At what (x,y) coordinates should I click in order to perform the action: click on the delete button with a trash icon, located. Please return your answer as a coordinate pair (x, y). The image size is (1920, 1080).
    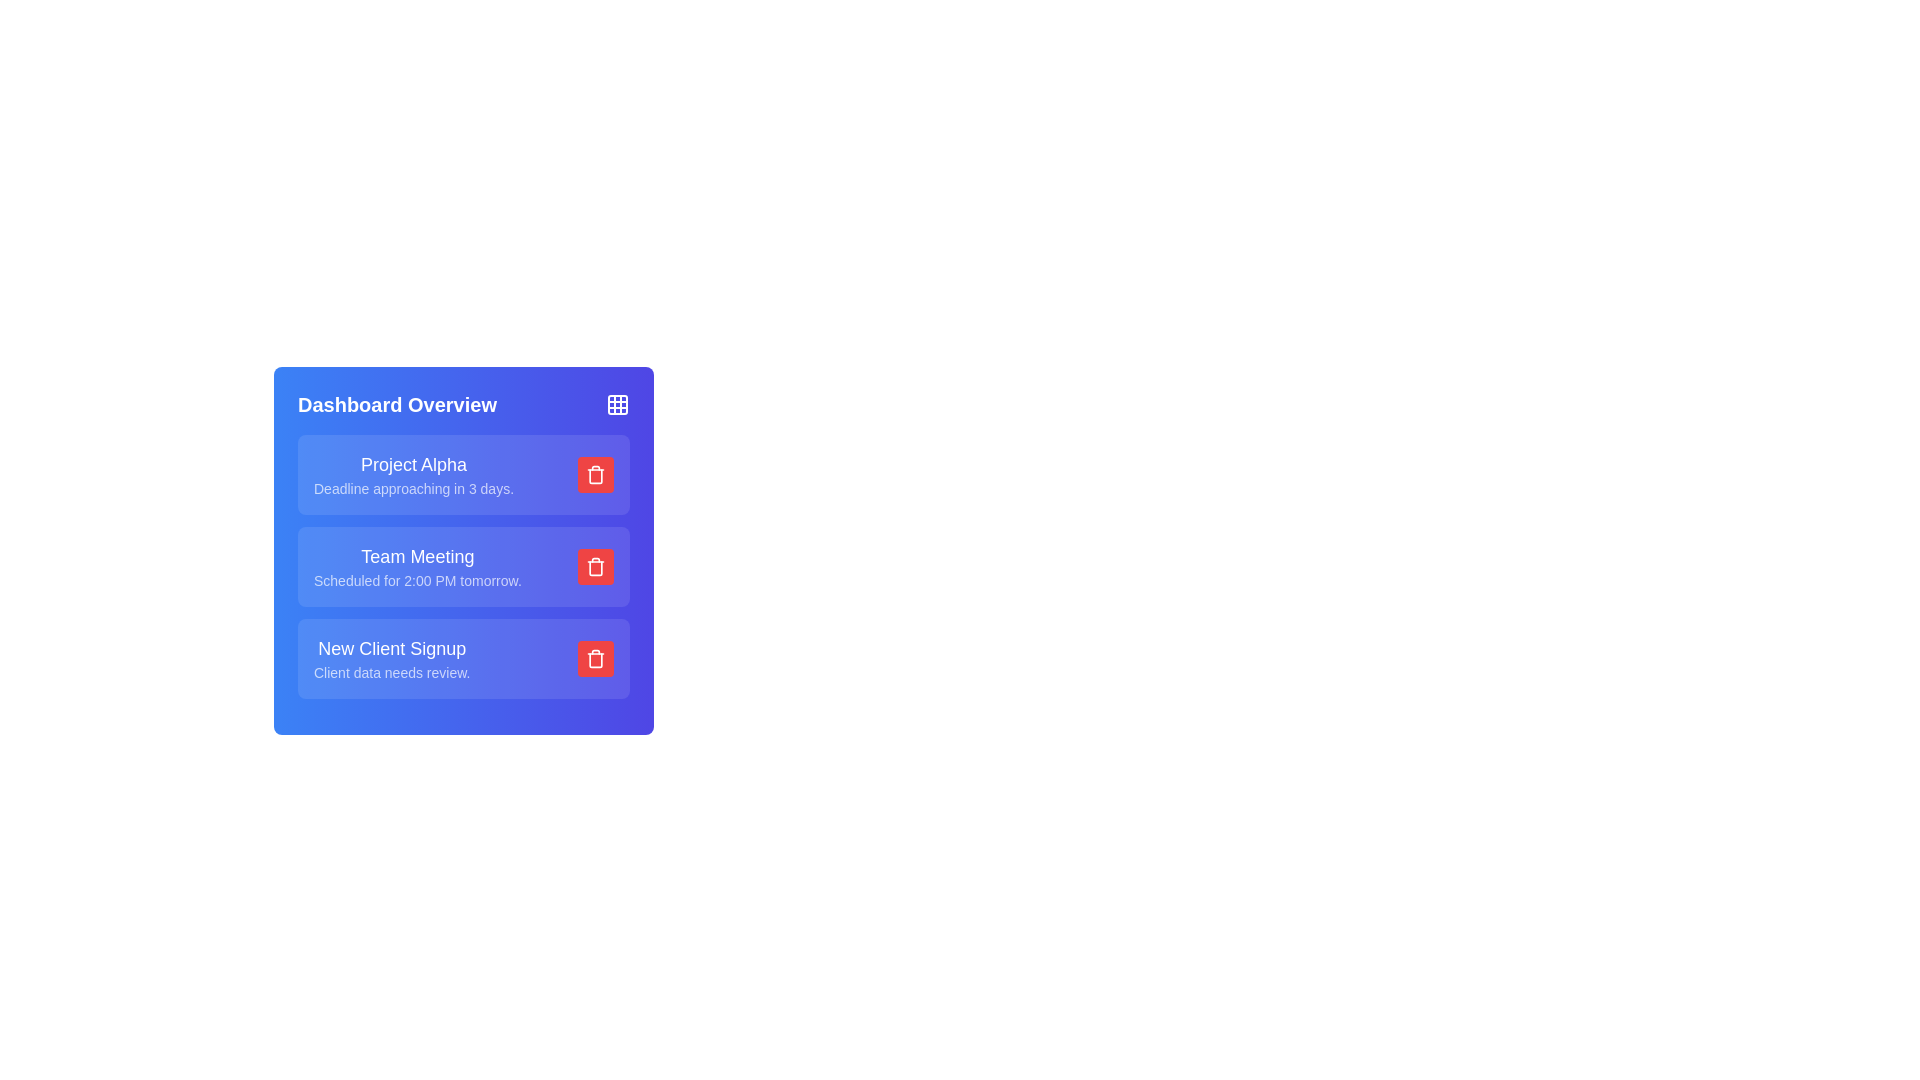
    Looking at the image, I should click on (594, 567).